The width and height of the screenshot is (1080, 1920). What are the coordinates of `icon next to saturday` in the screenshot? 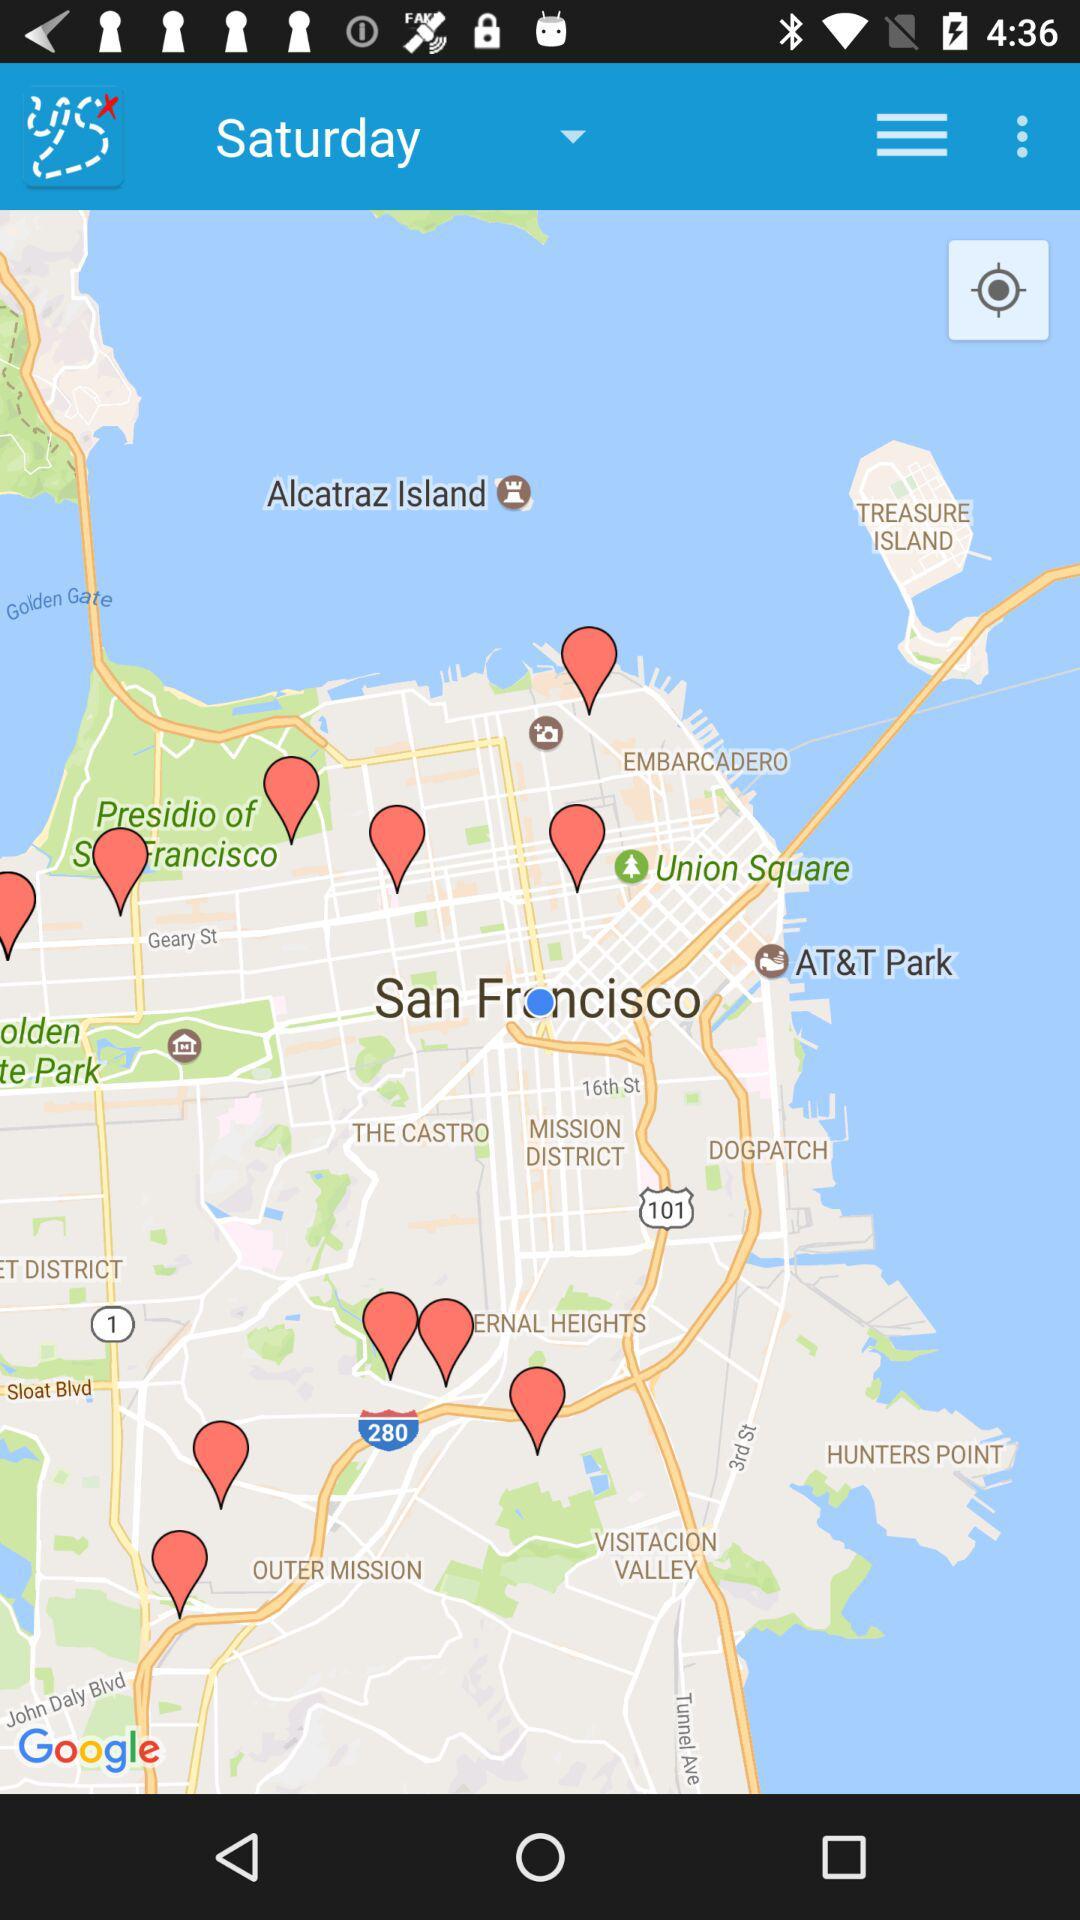 It's located at (911, 135).